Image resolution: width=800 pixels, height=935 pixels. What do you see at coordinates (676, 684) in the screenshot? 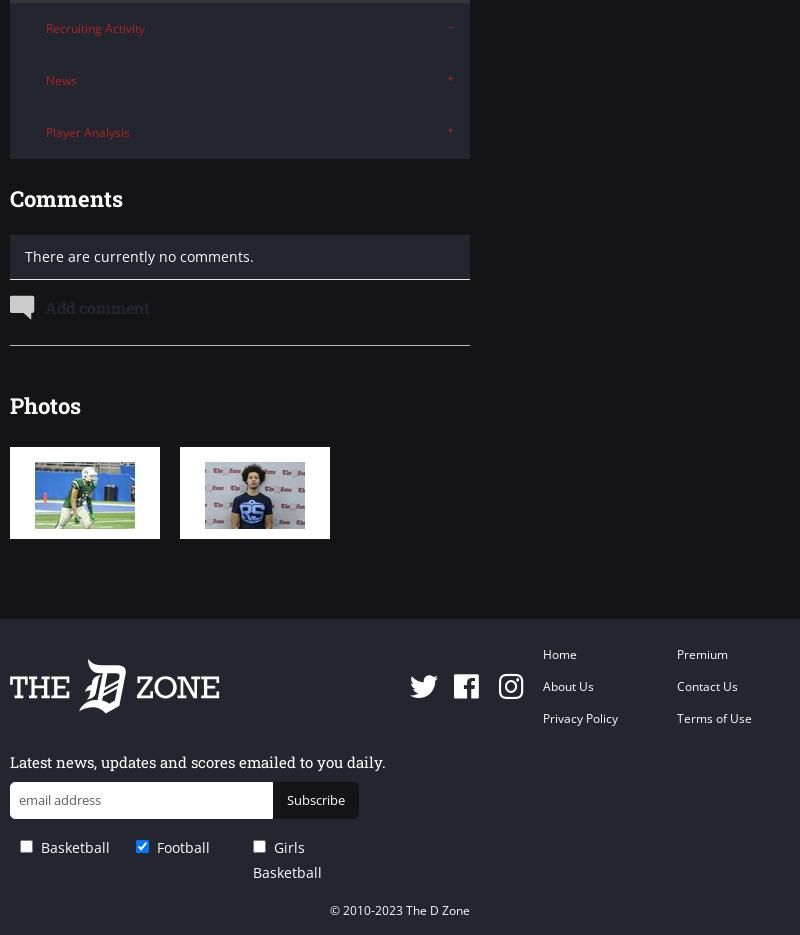
I see `'Contact Us'` at bounding box center [676, 684].